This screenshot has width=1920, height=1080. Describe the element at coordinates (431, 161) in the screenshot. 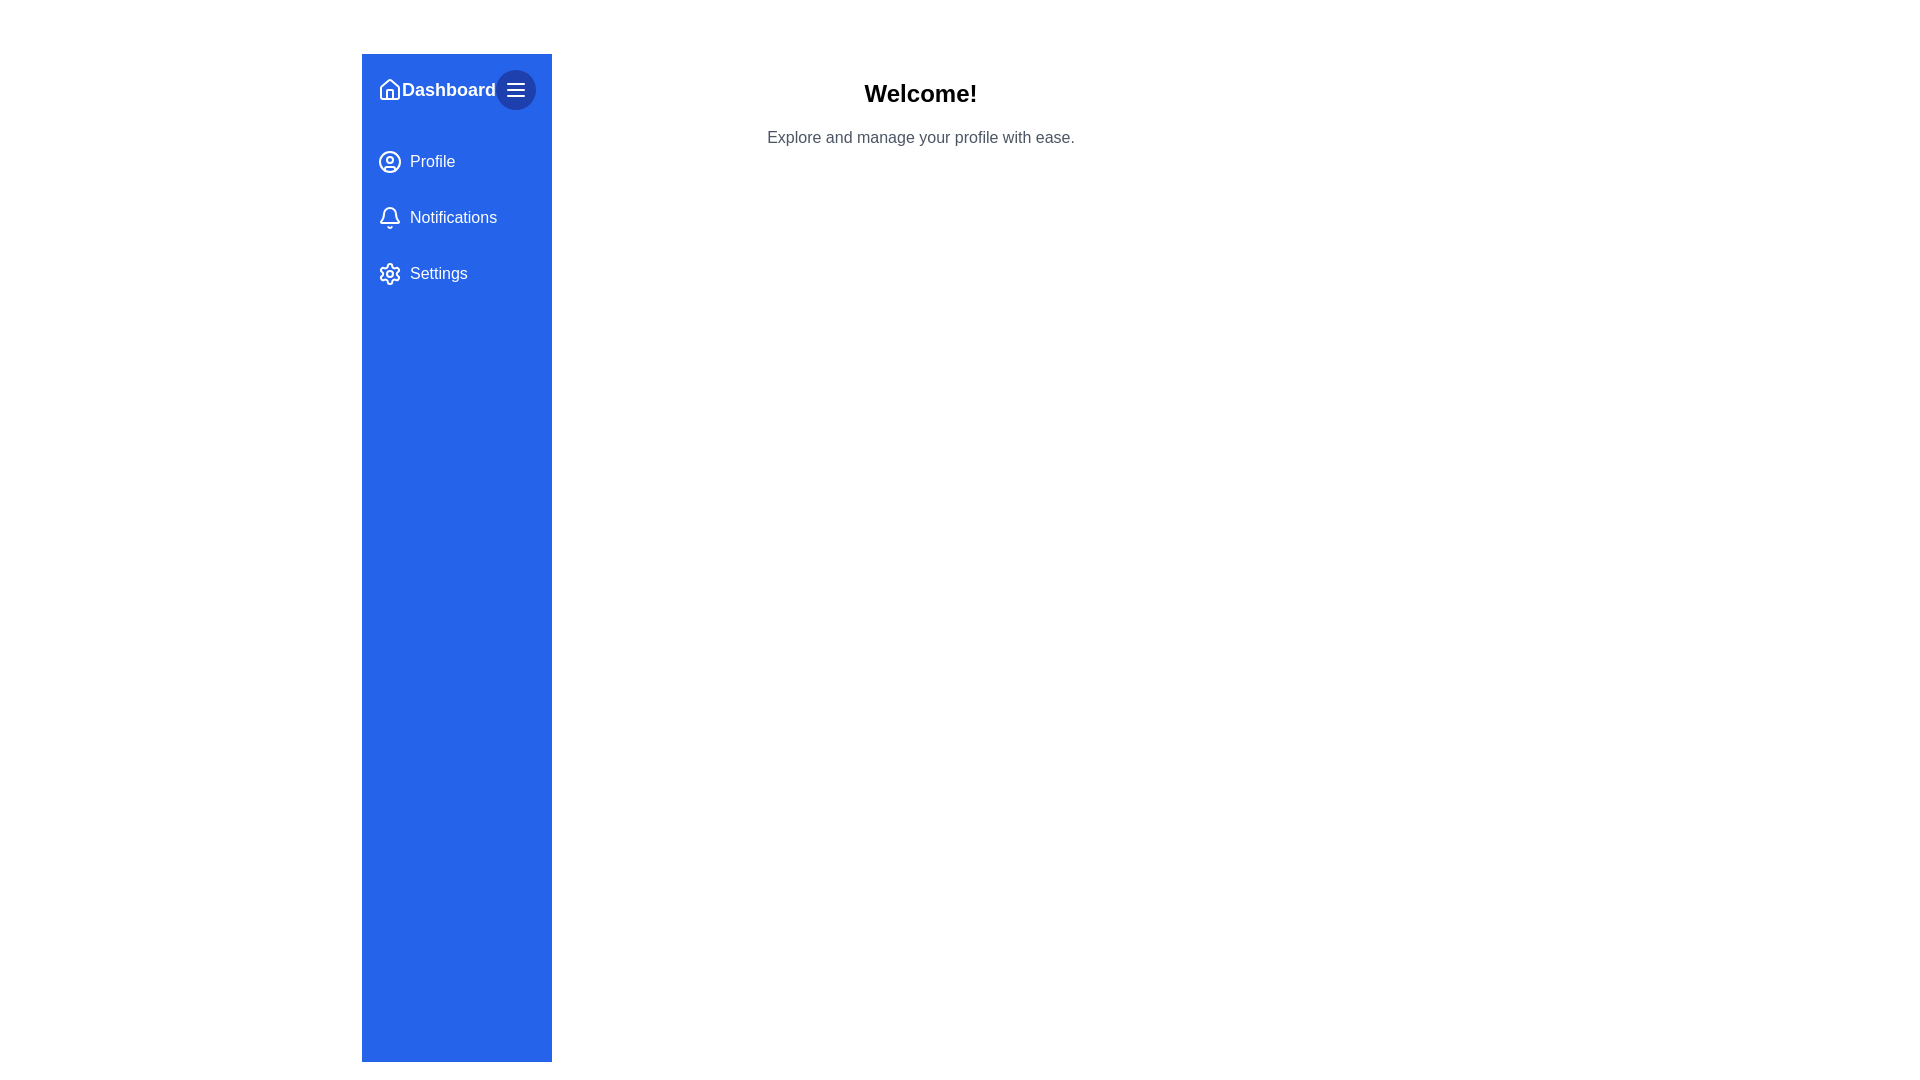

I see `the 'Profile' text label in the vertical navigation menu on the blue sidebar` at that location.